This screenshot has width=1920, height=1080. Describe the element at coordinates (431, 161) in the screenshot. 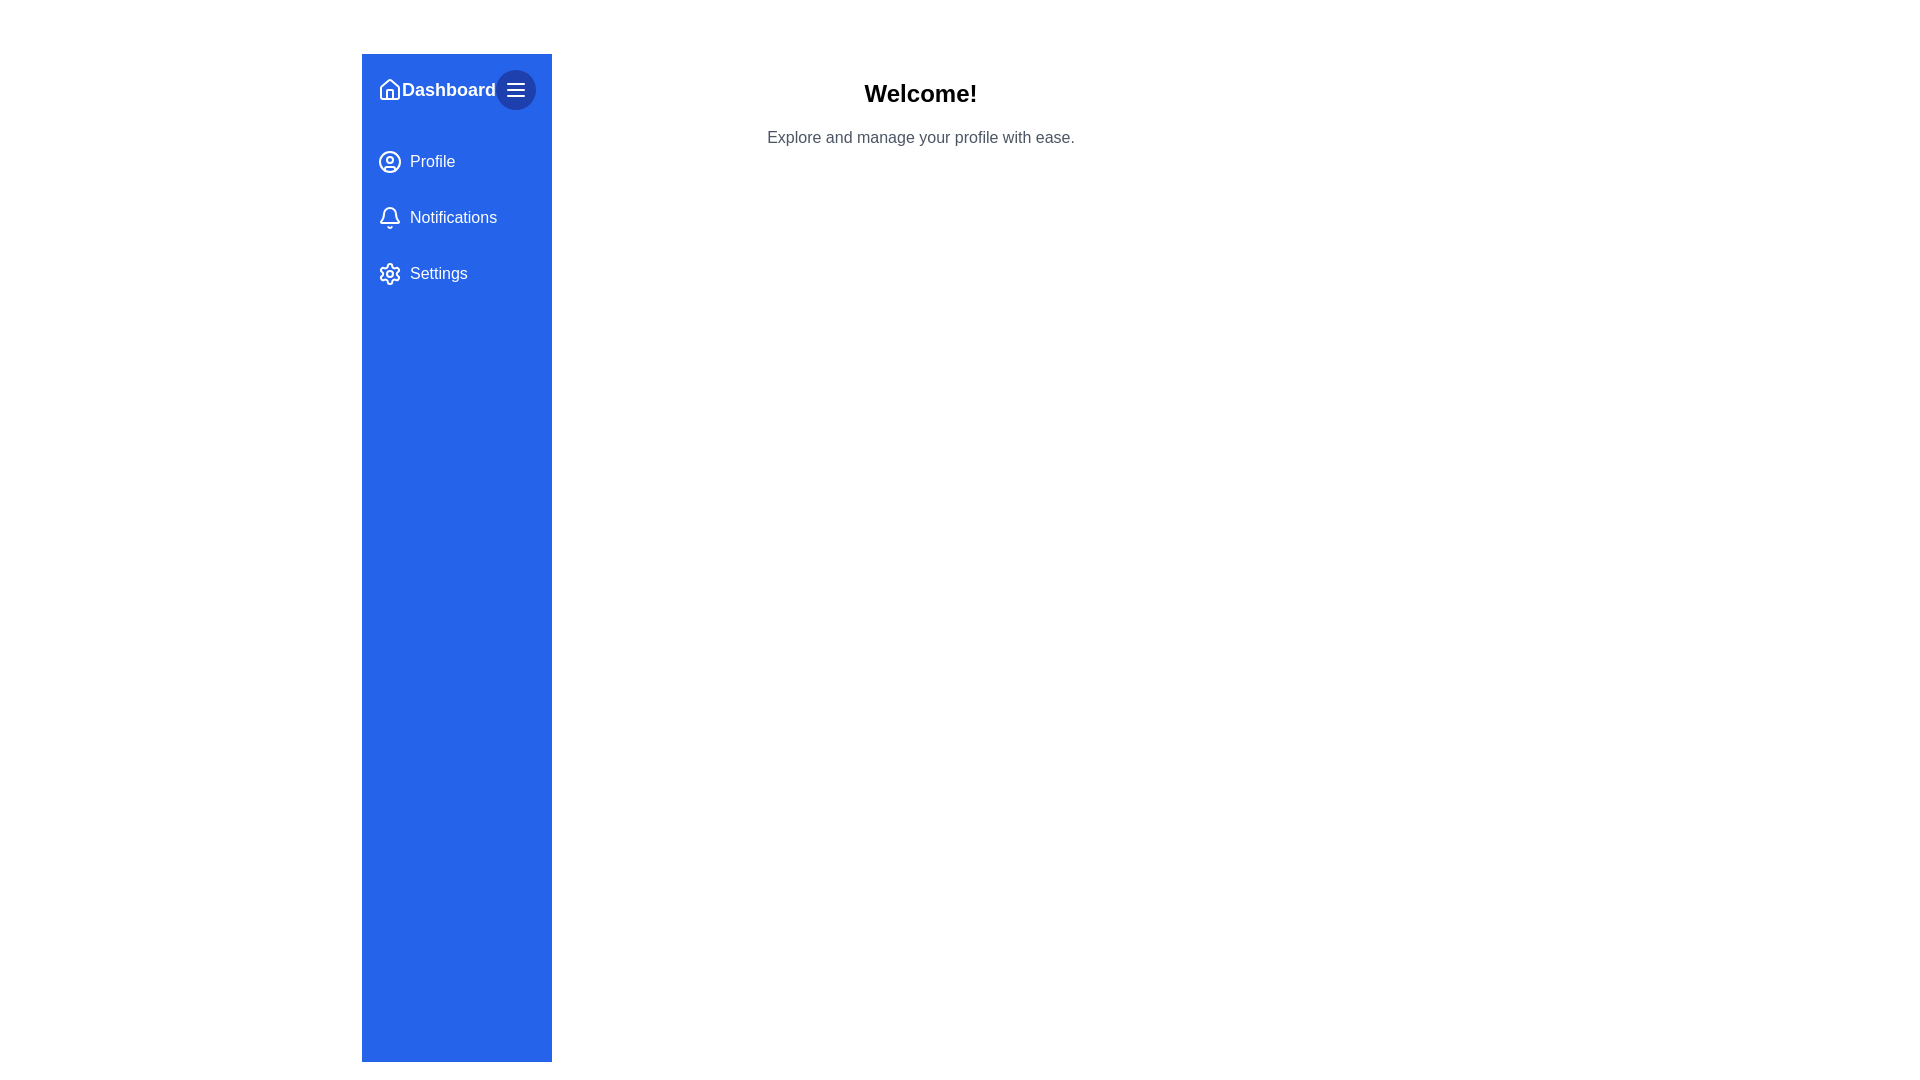

I see `the 'Profile' text label in the vertical navigation menu on the blue sidebar` at that location.